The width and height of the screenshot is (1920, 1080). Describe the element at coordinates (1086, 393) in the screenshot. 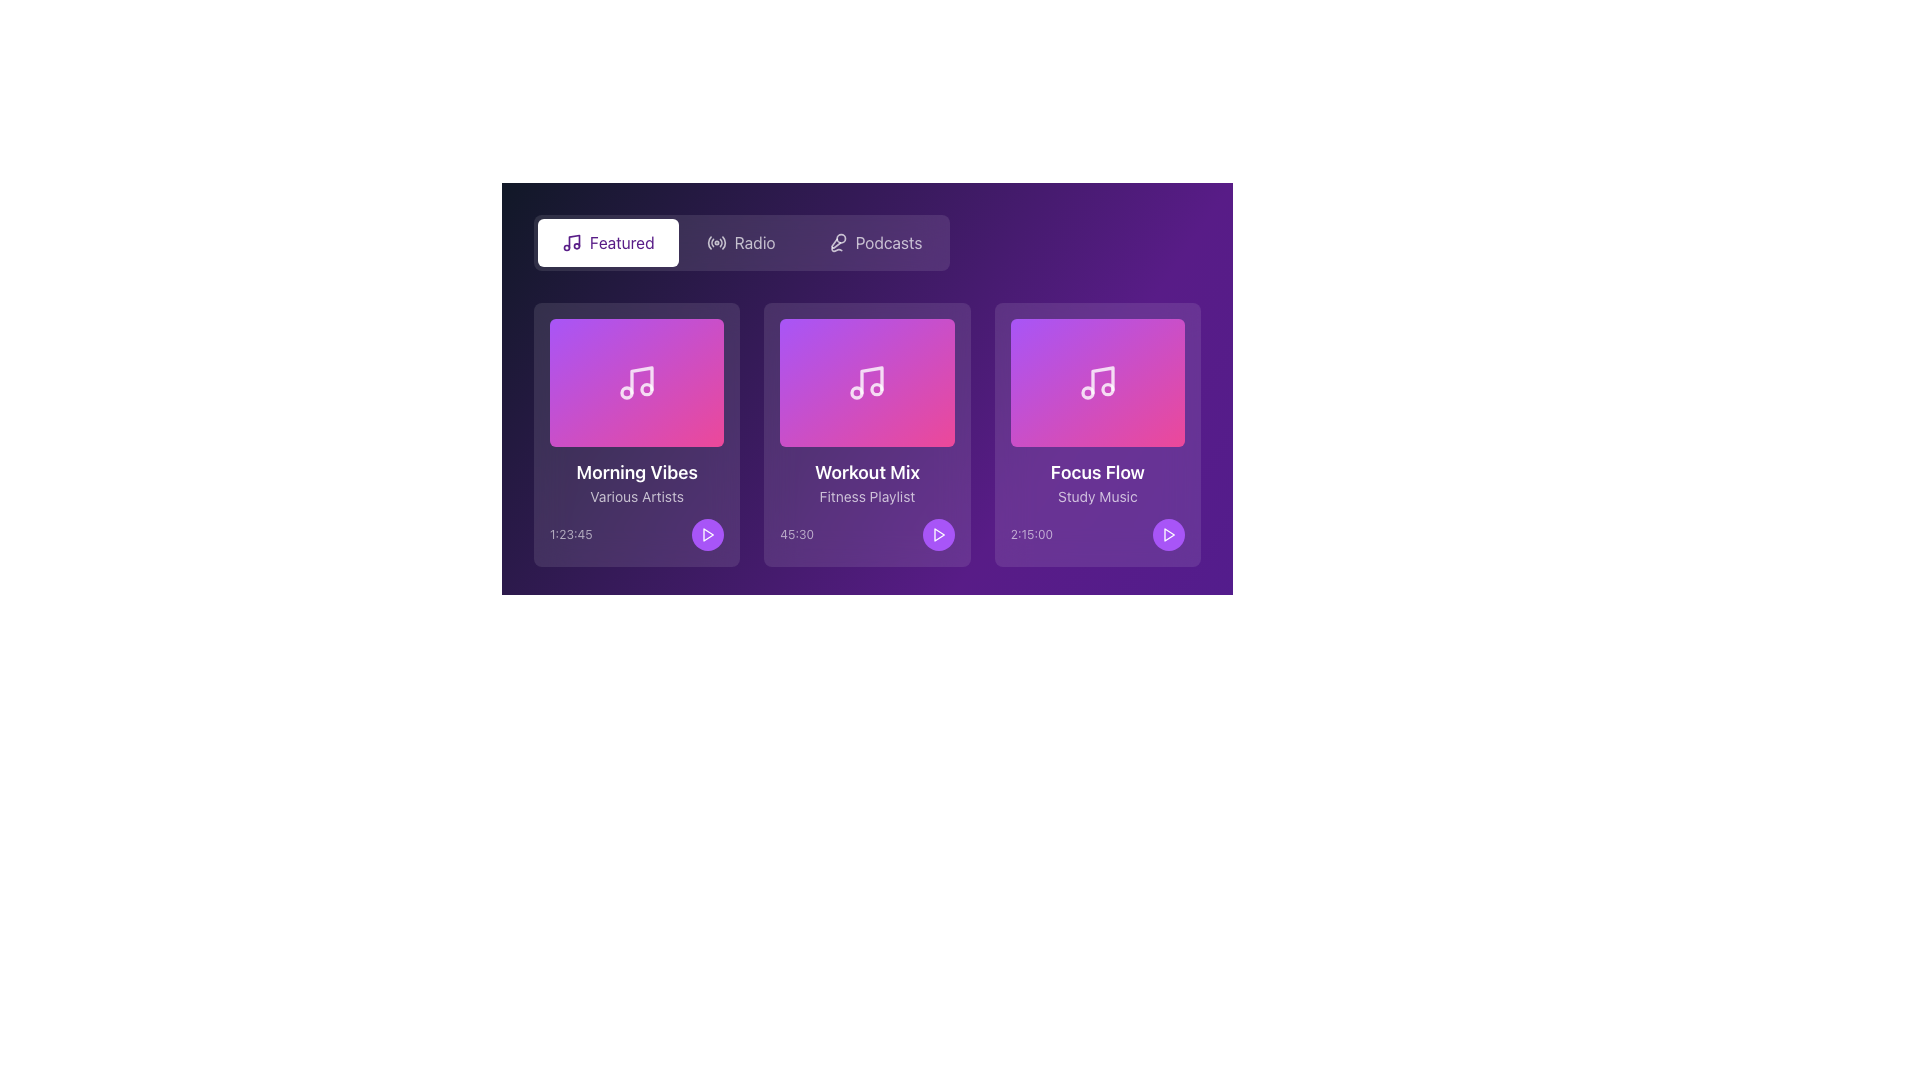

I see `the leftmost circular graphic of the music note icon in the 'Focus Flow' card, which is the third card from the left in the row below the main navigation bar` at that location.